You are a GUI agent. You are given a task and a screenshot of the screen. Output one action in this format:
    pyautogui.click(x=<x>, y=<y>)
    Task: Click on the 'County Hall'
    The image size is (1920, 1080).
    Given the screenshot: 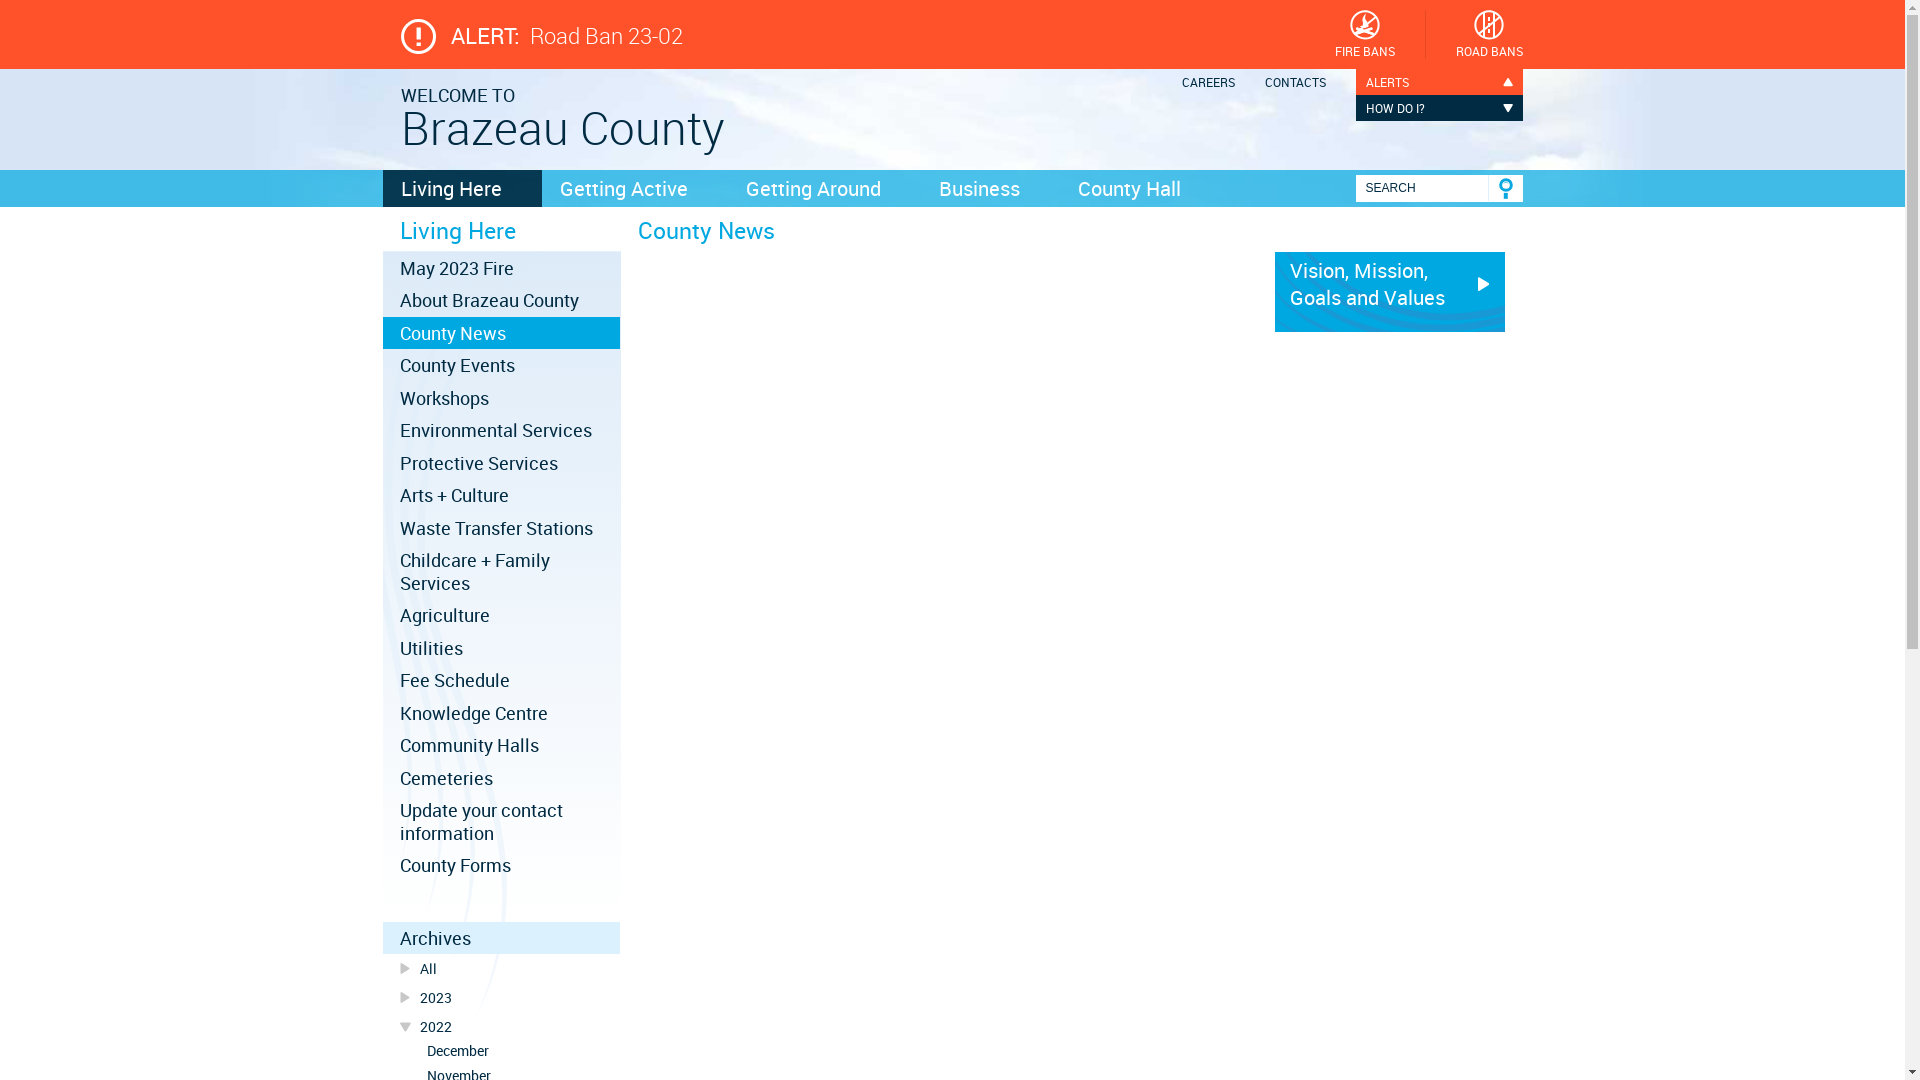 What is the action you would take?
    pyautogui.click(x=1140, y=188)
    